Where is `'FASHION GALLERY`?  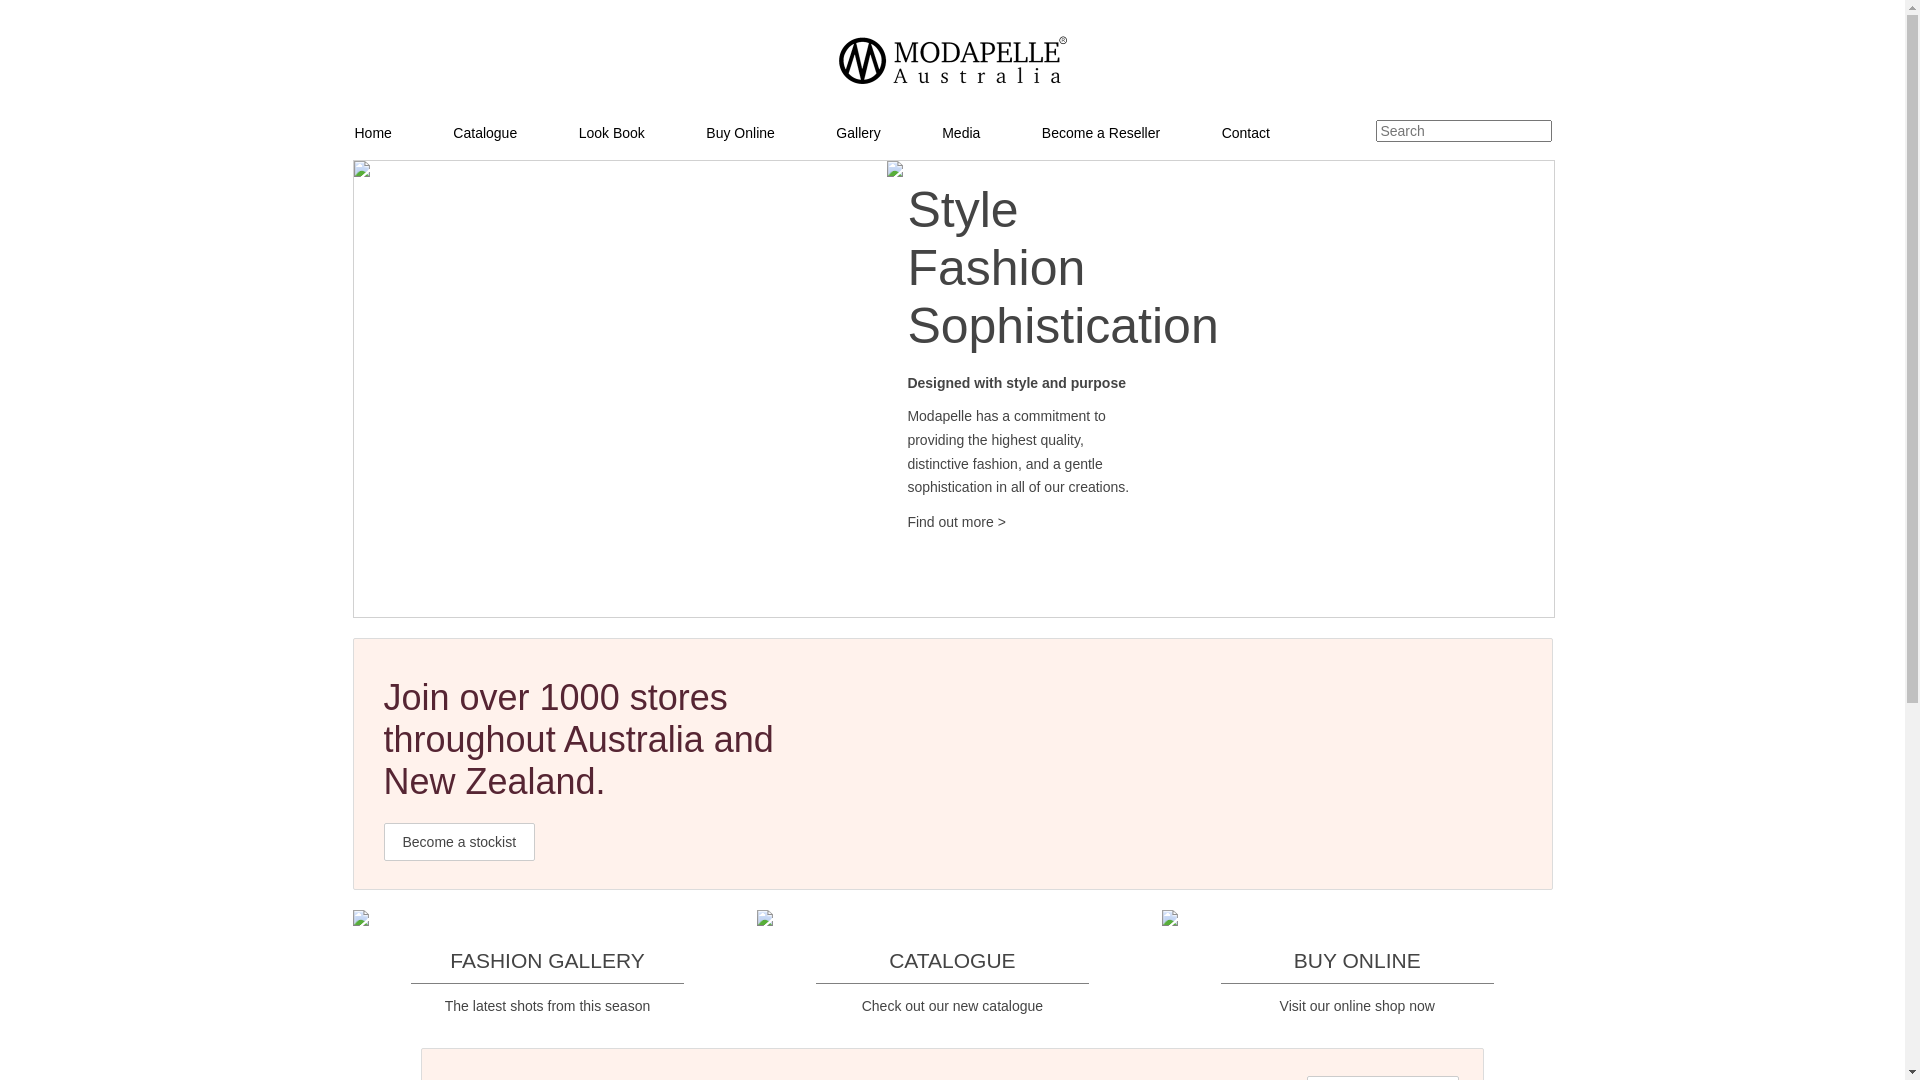 'FASHION GALLERY is located at coordinates (547, 960).